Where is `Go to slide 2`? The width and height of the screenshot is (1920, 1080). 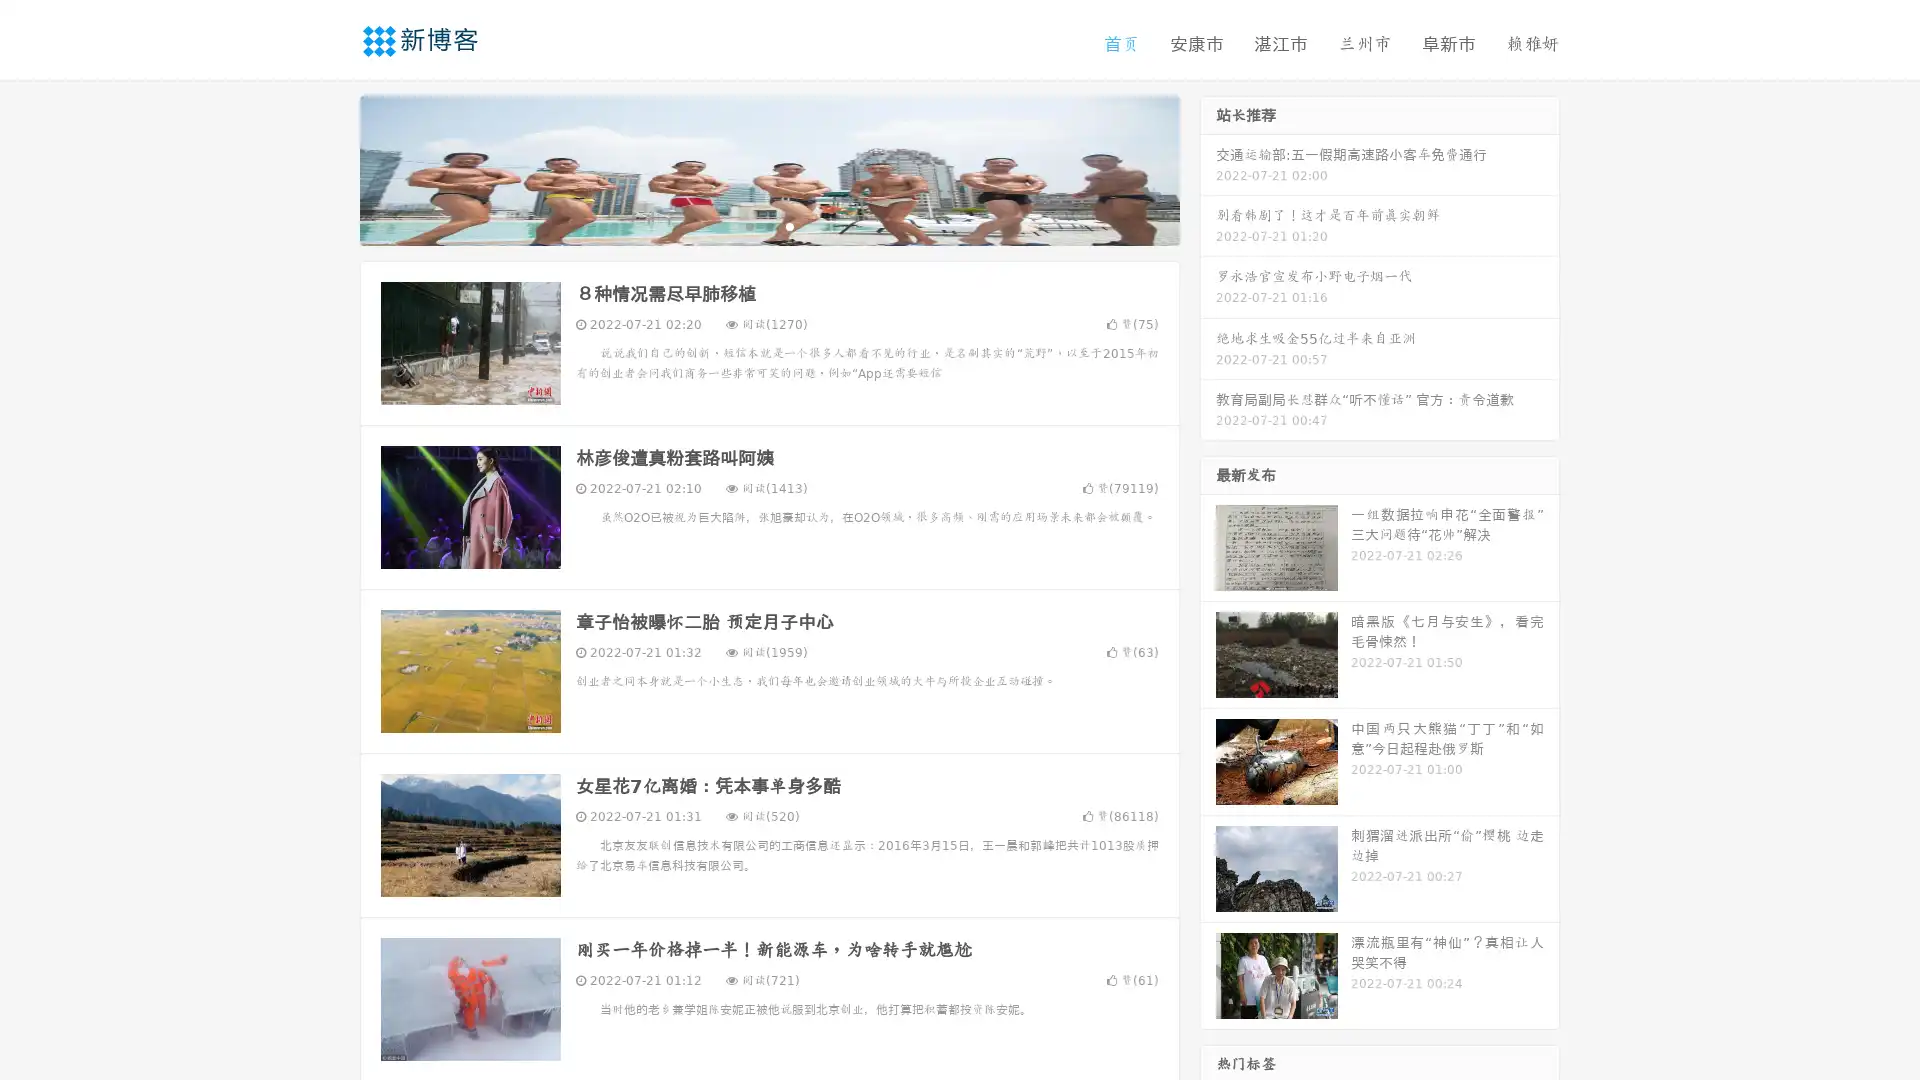 Go to slide 2 is located at coordinates (768, 225).